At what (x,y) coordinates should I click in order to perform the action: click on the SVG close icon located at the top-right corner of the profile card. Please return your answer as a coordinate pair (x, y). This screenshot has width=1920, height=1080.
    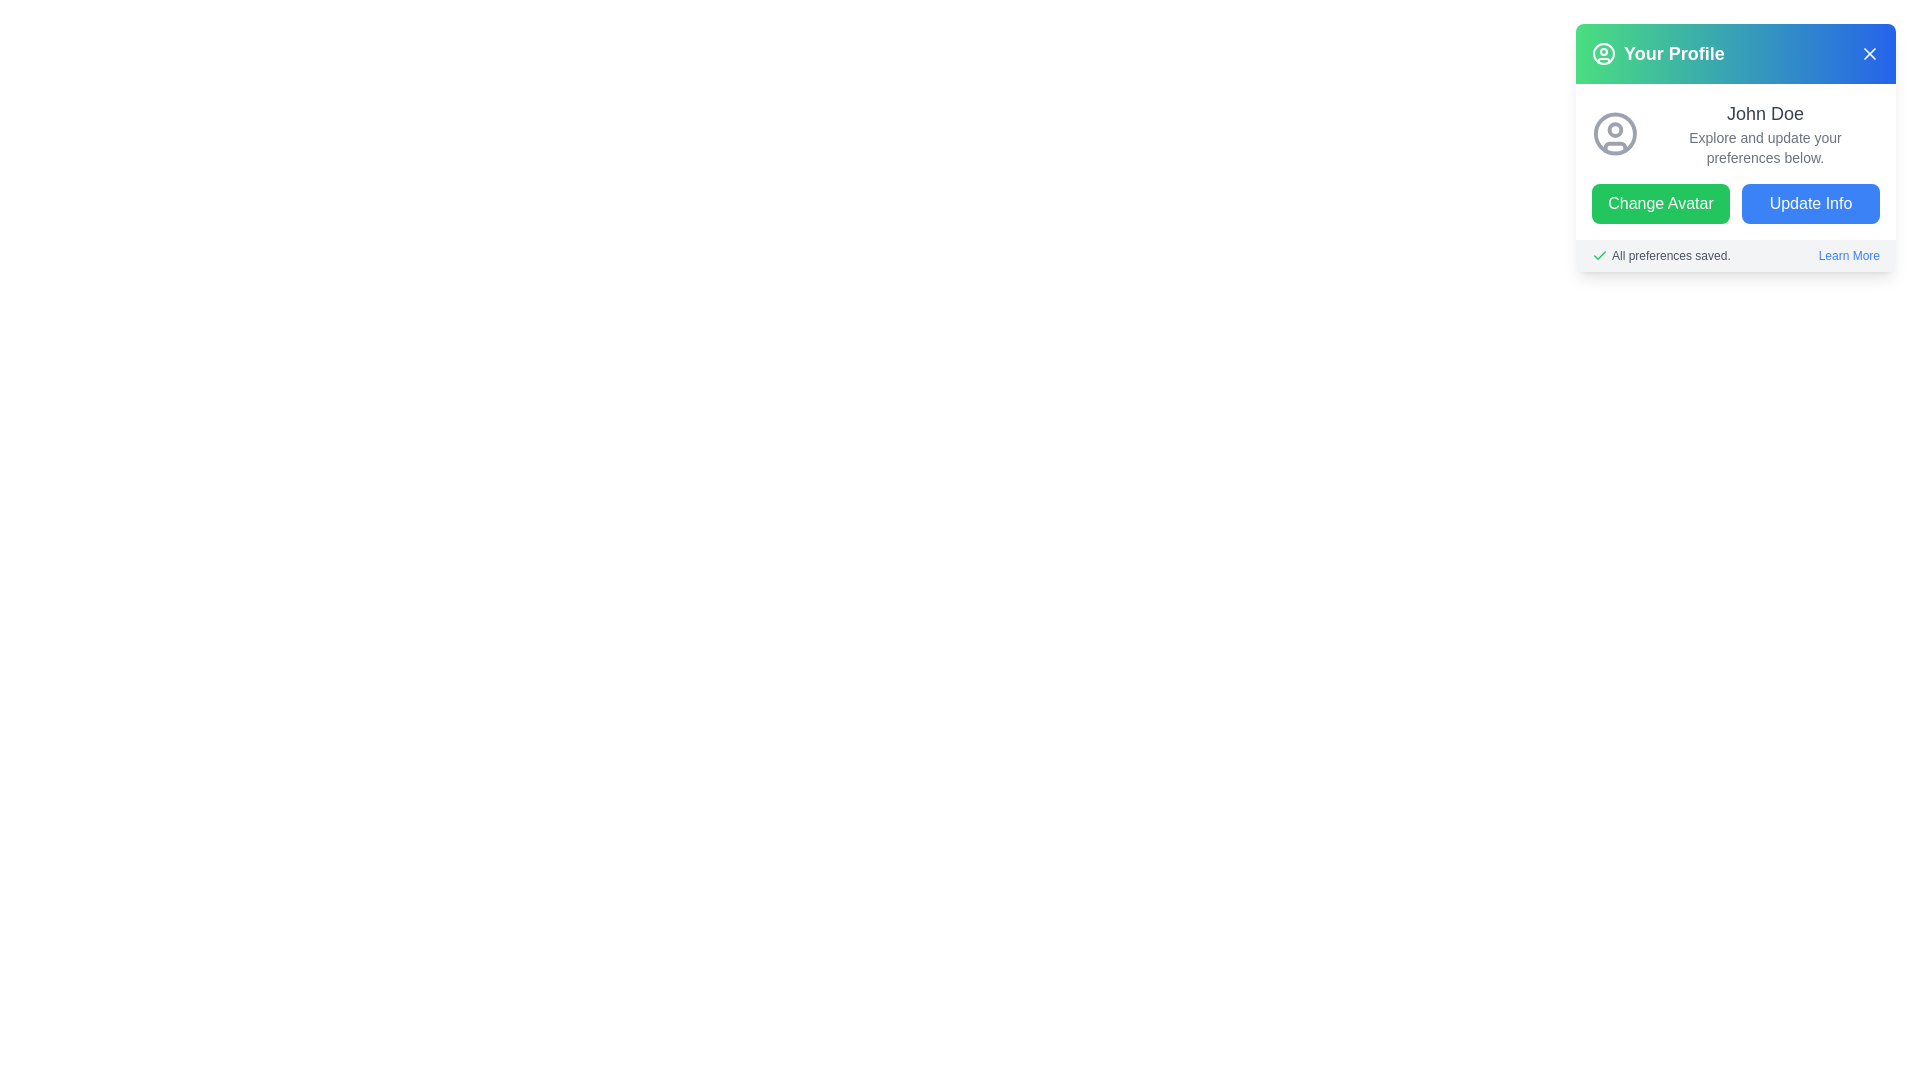
    Looking at the image, I should click on (1869, 53).